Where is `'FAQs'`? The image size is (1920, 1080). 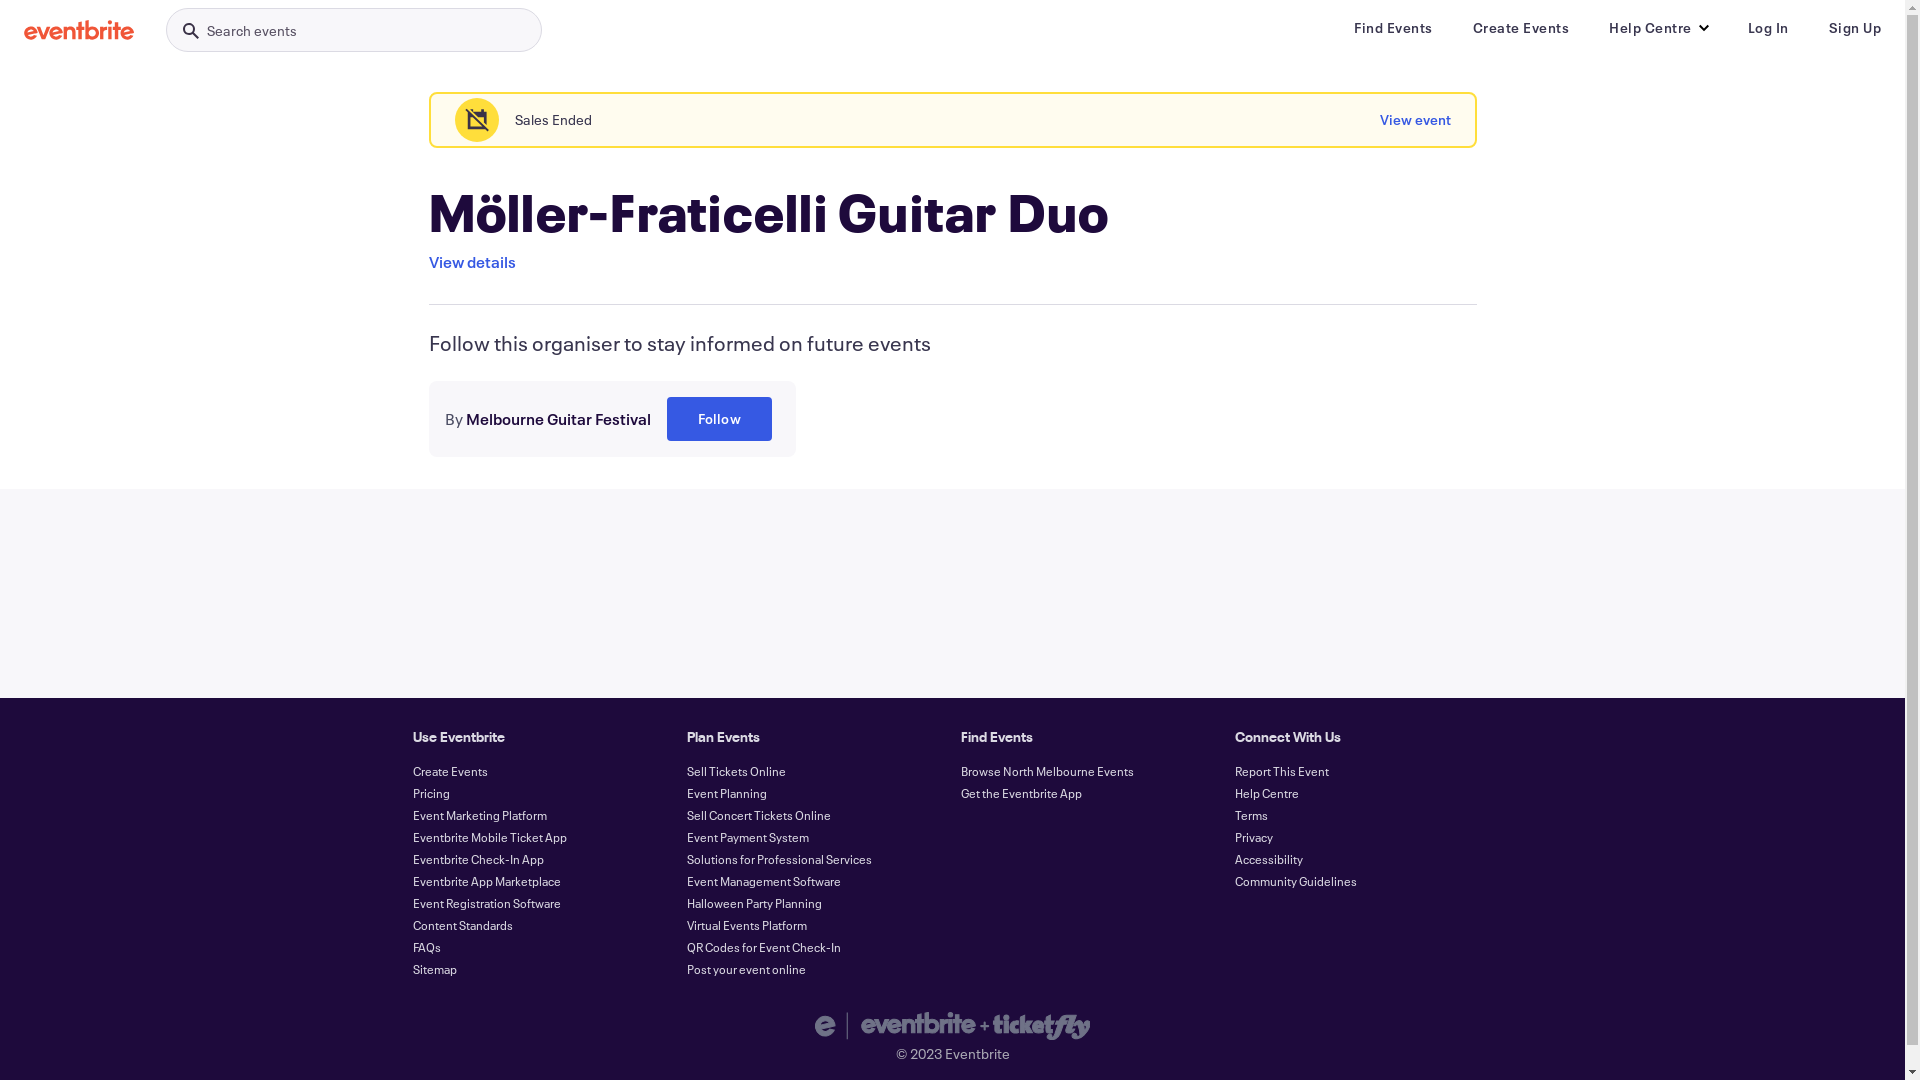
'FAQs' is located at coordinates (425, 946).